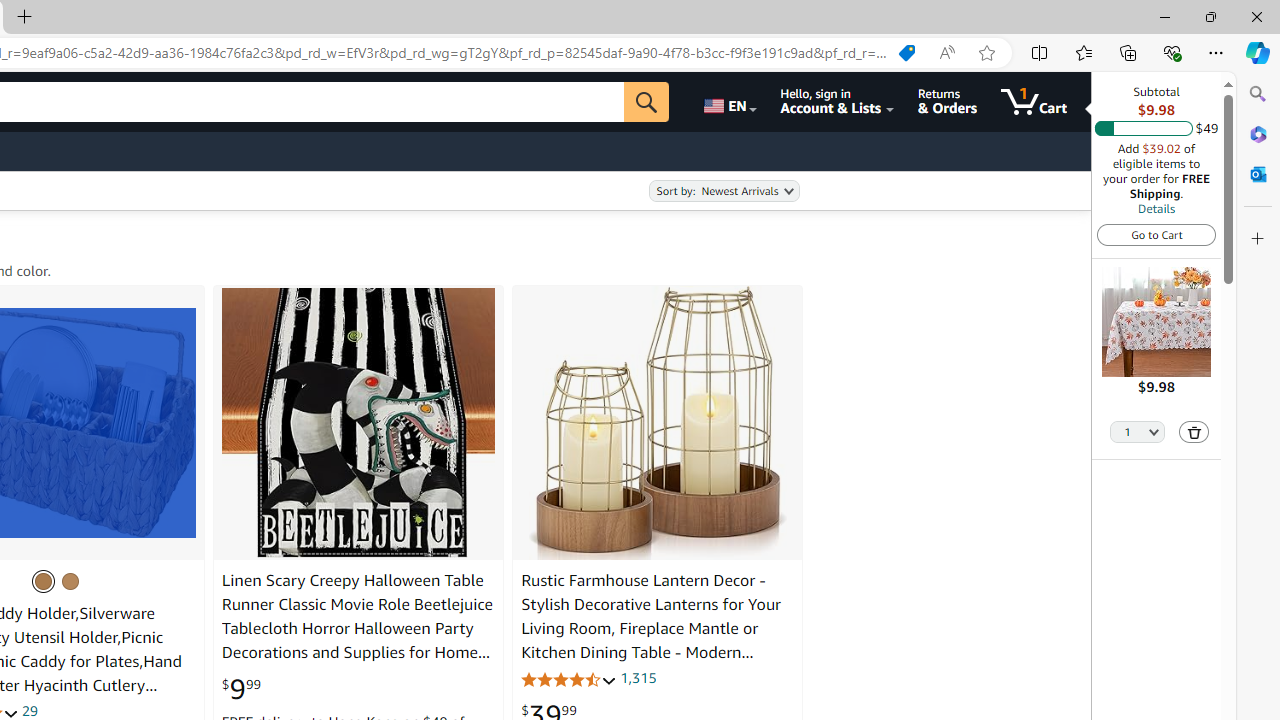 The image size is (1280, 720). Describe the element at coordinates (837, 101) in the screenshot. I see `'Hello, sign in Account & Lists'` at that location.